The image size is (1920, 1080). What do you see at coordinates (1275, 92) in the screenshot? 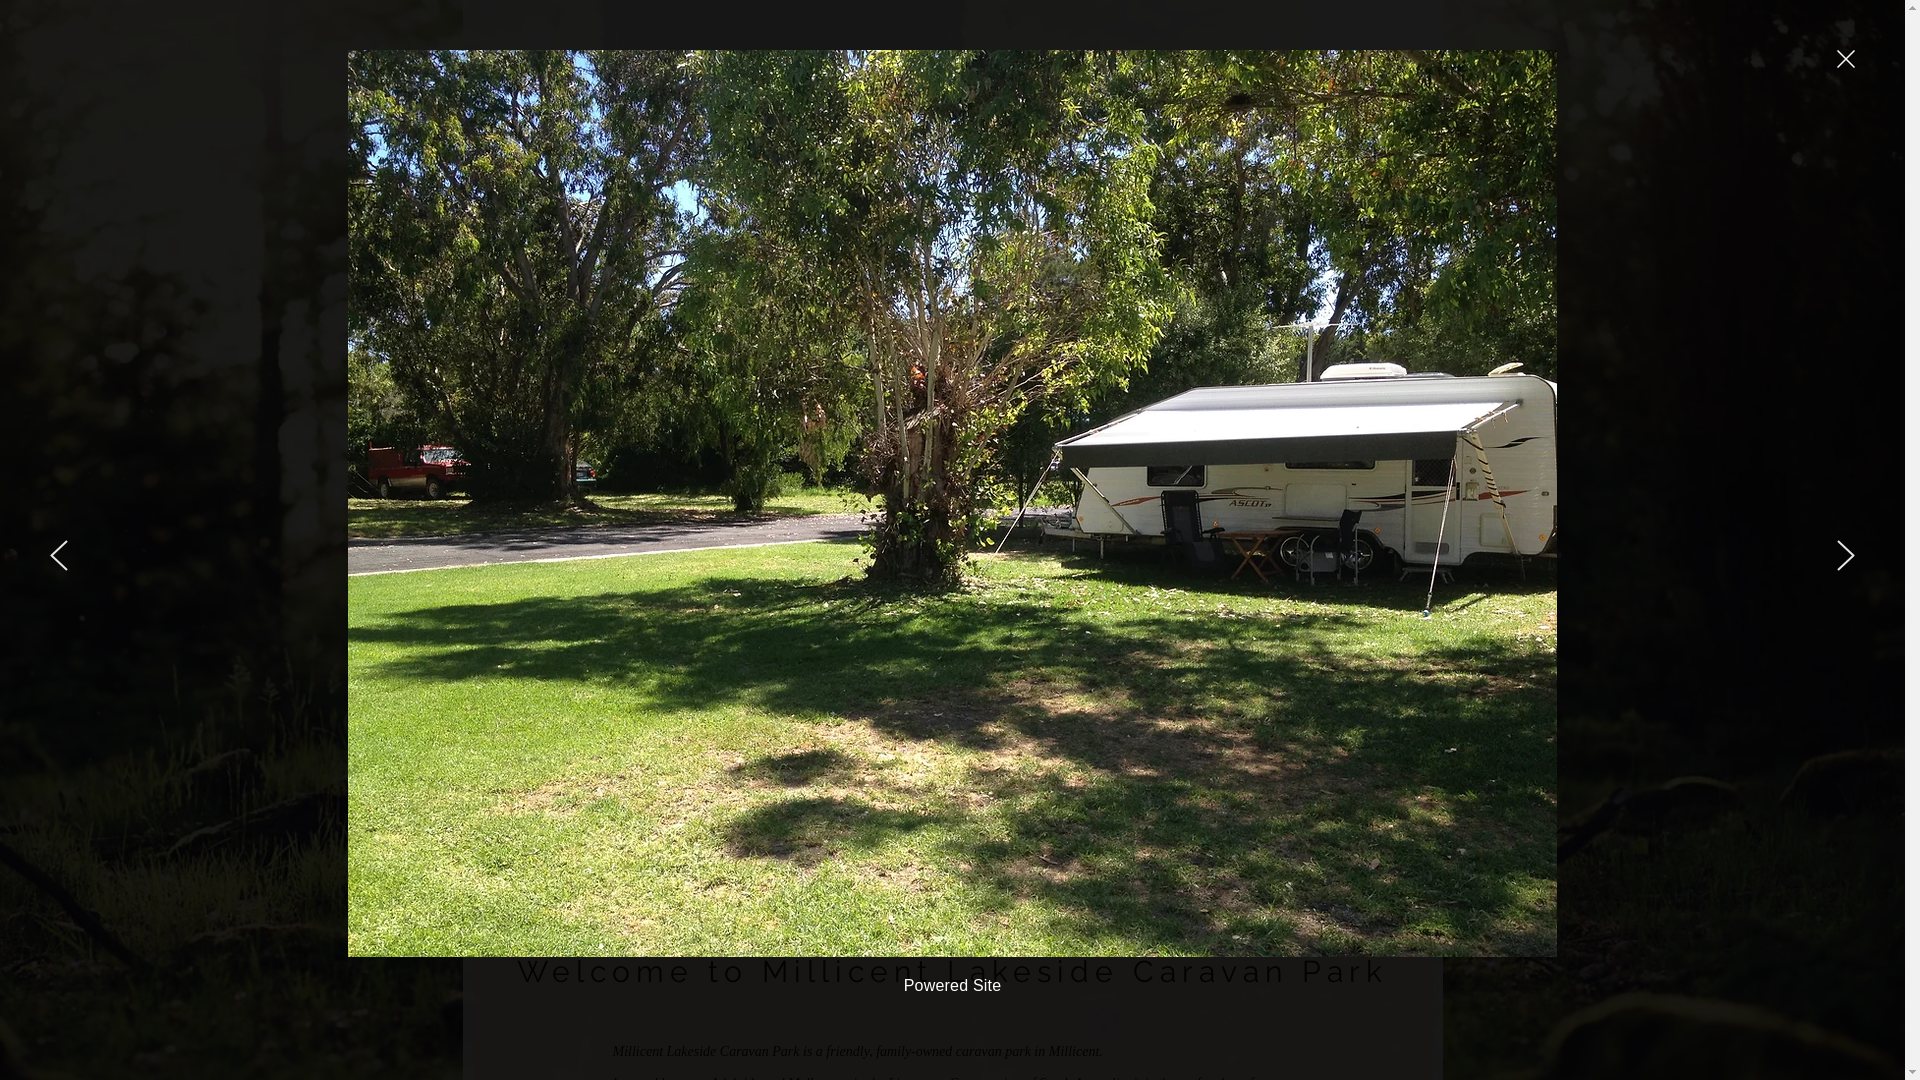
I see `'BOOK NOW'` at bounding box center [1275, 92].